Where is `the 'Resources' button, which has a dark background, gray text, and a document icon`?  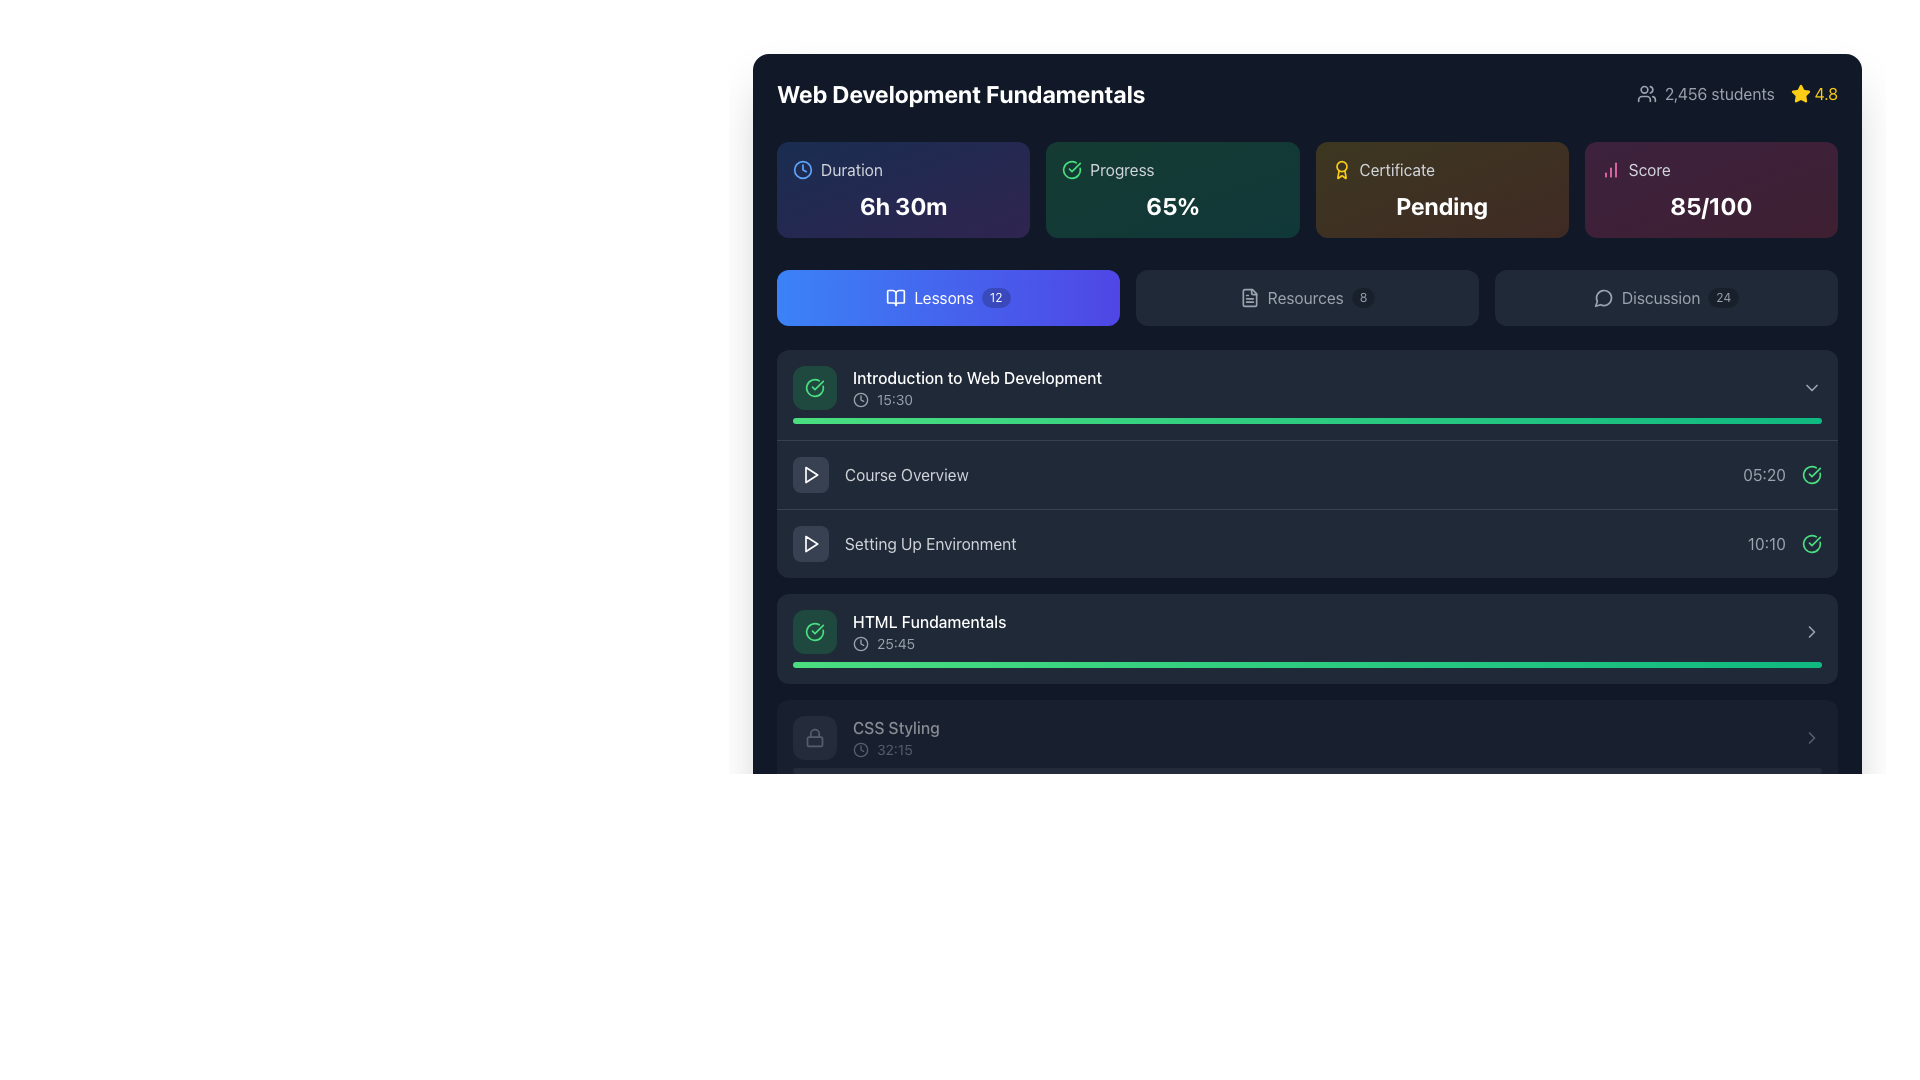
the 'Resources' button, which has a dark background, gray text, and a document icon is located at coordinates (1307, 297).